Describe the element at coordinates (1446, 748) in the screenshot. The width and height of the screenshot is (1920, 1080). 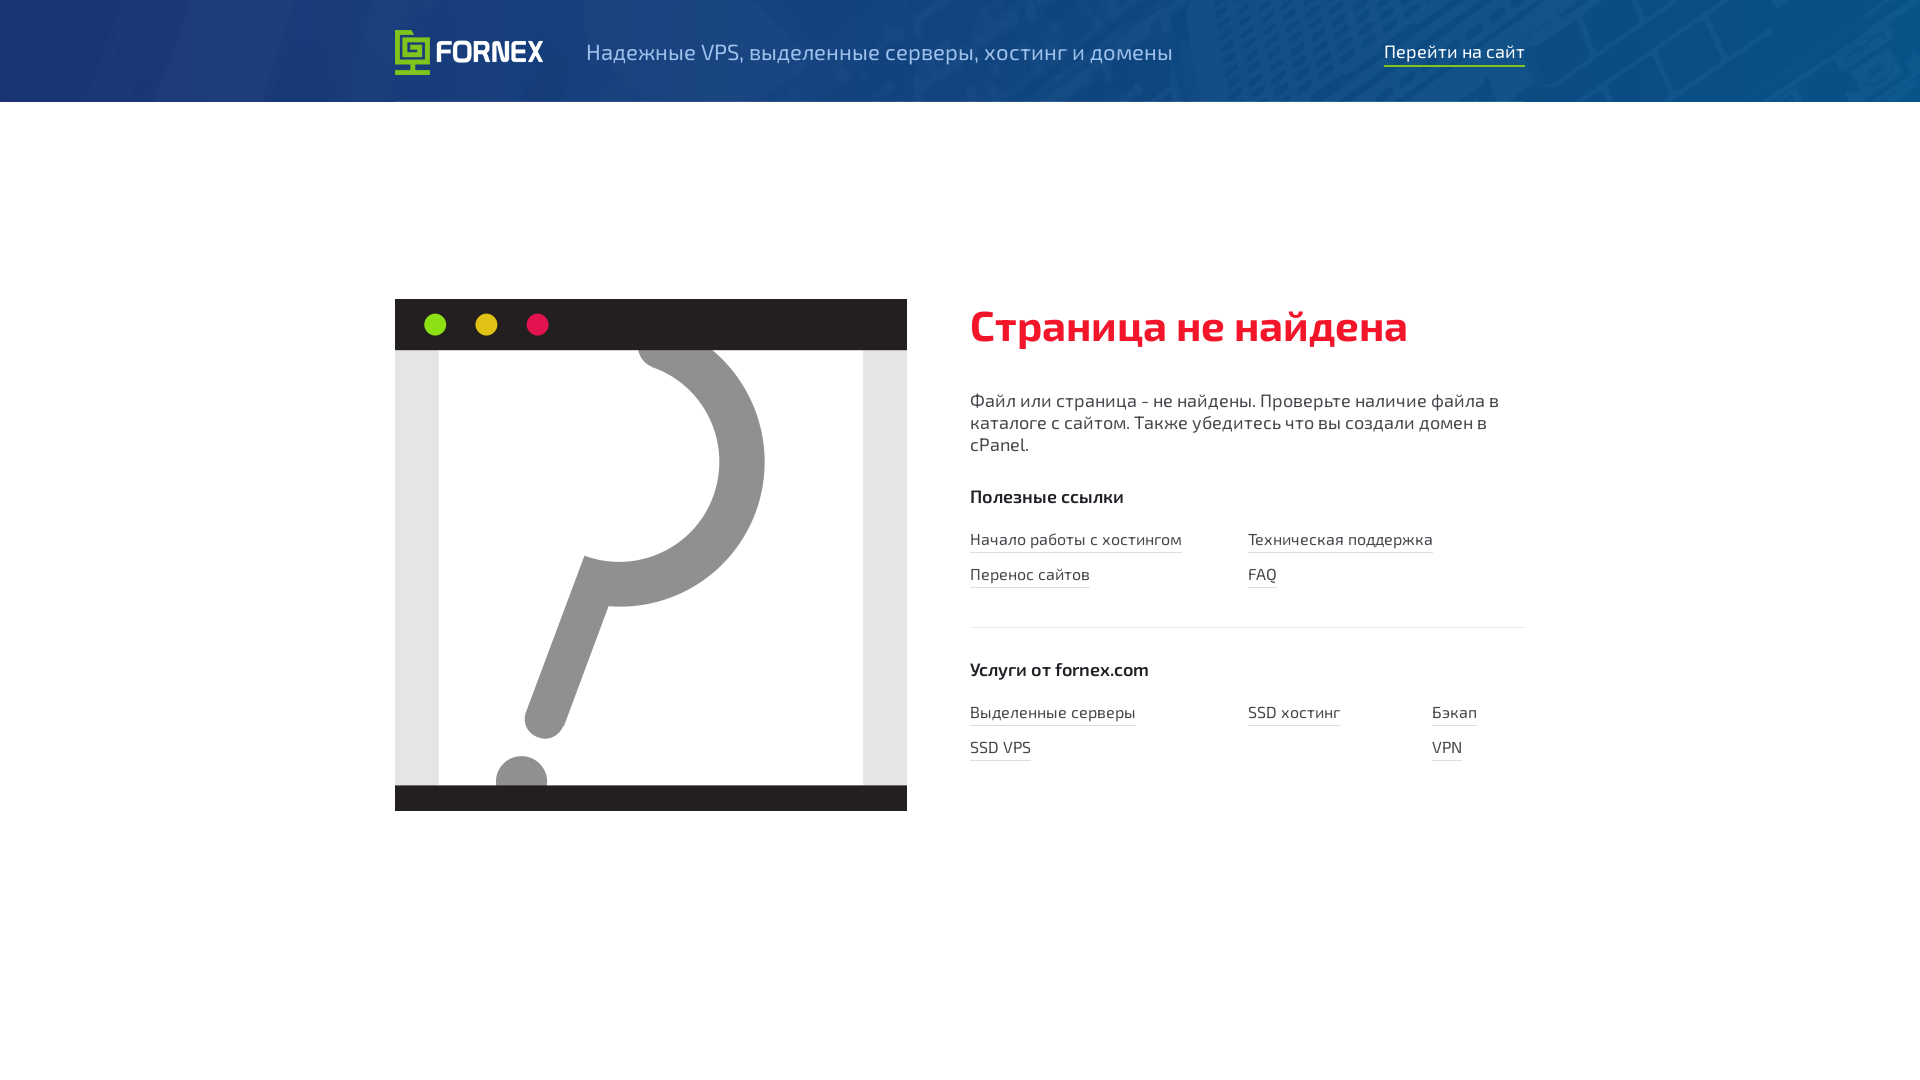
I see `'VPN'` at that location.